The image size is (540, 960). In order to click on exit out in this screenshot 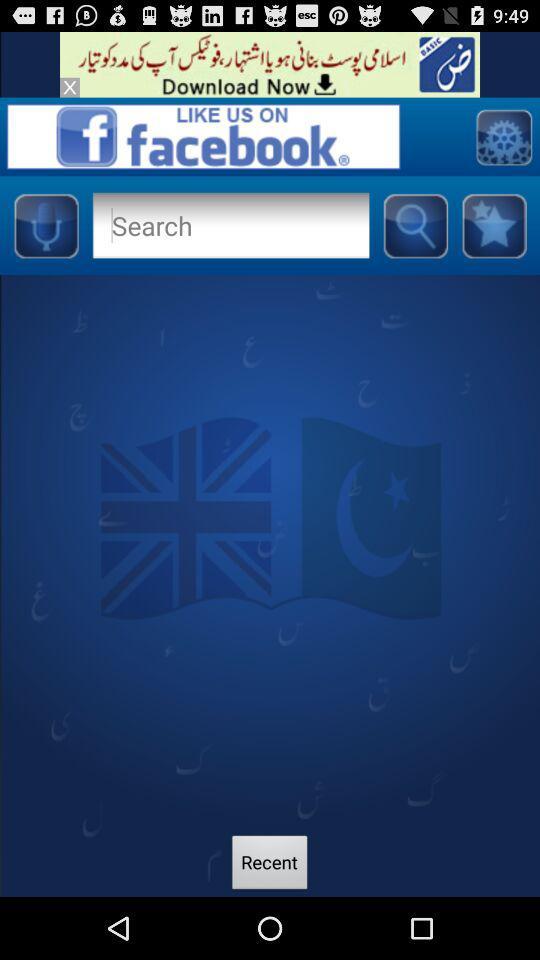, I will do `click(68, 87)`.